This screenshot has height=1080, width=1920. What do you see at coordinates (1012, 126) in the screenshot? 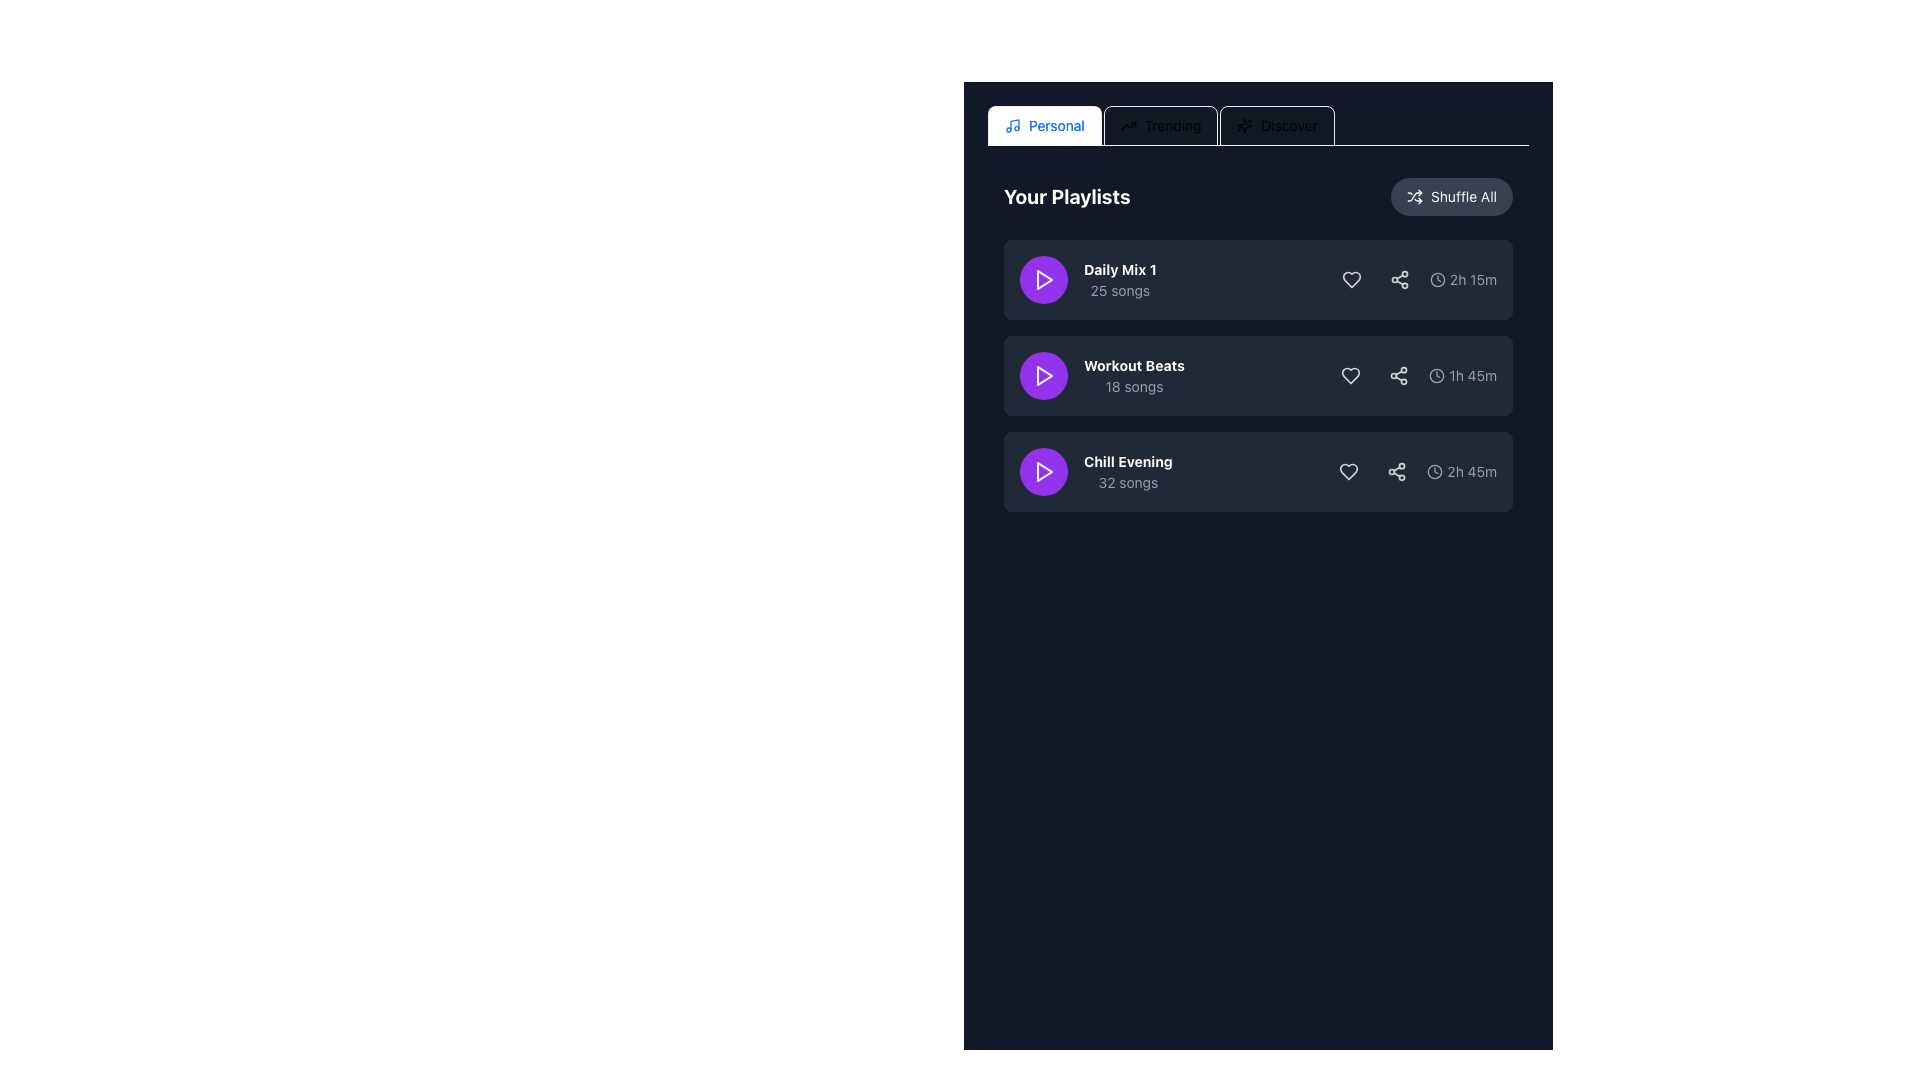
I see `the small music icon styled as a note, which is light-colored and located next to the text 'Personal' within the navigation tab` at bounding box center [1012, 126].